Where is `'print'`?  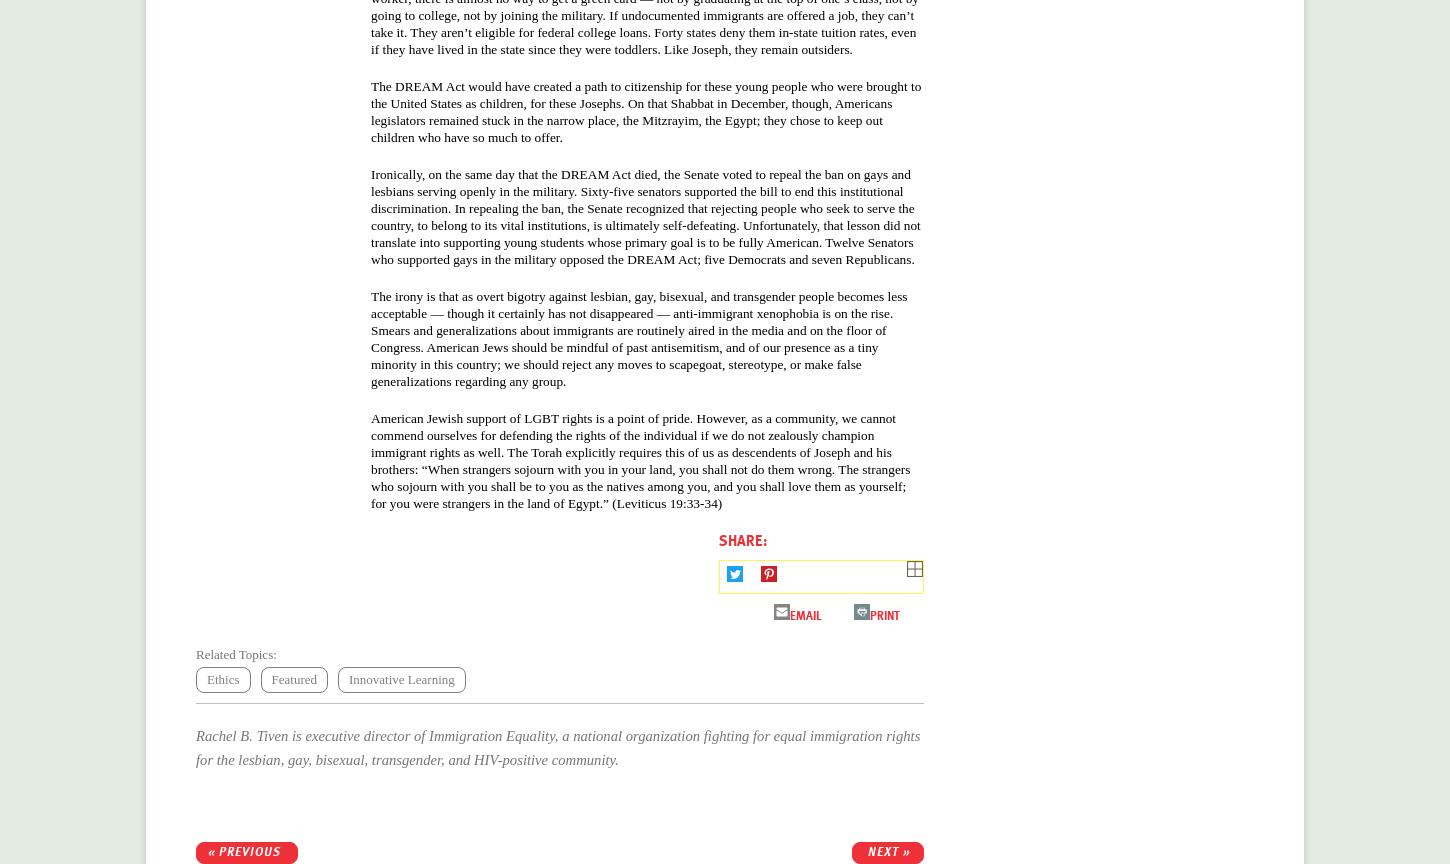
'print' is located at coordinates (869, 613).